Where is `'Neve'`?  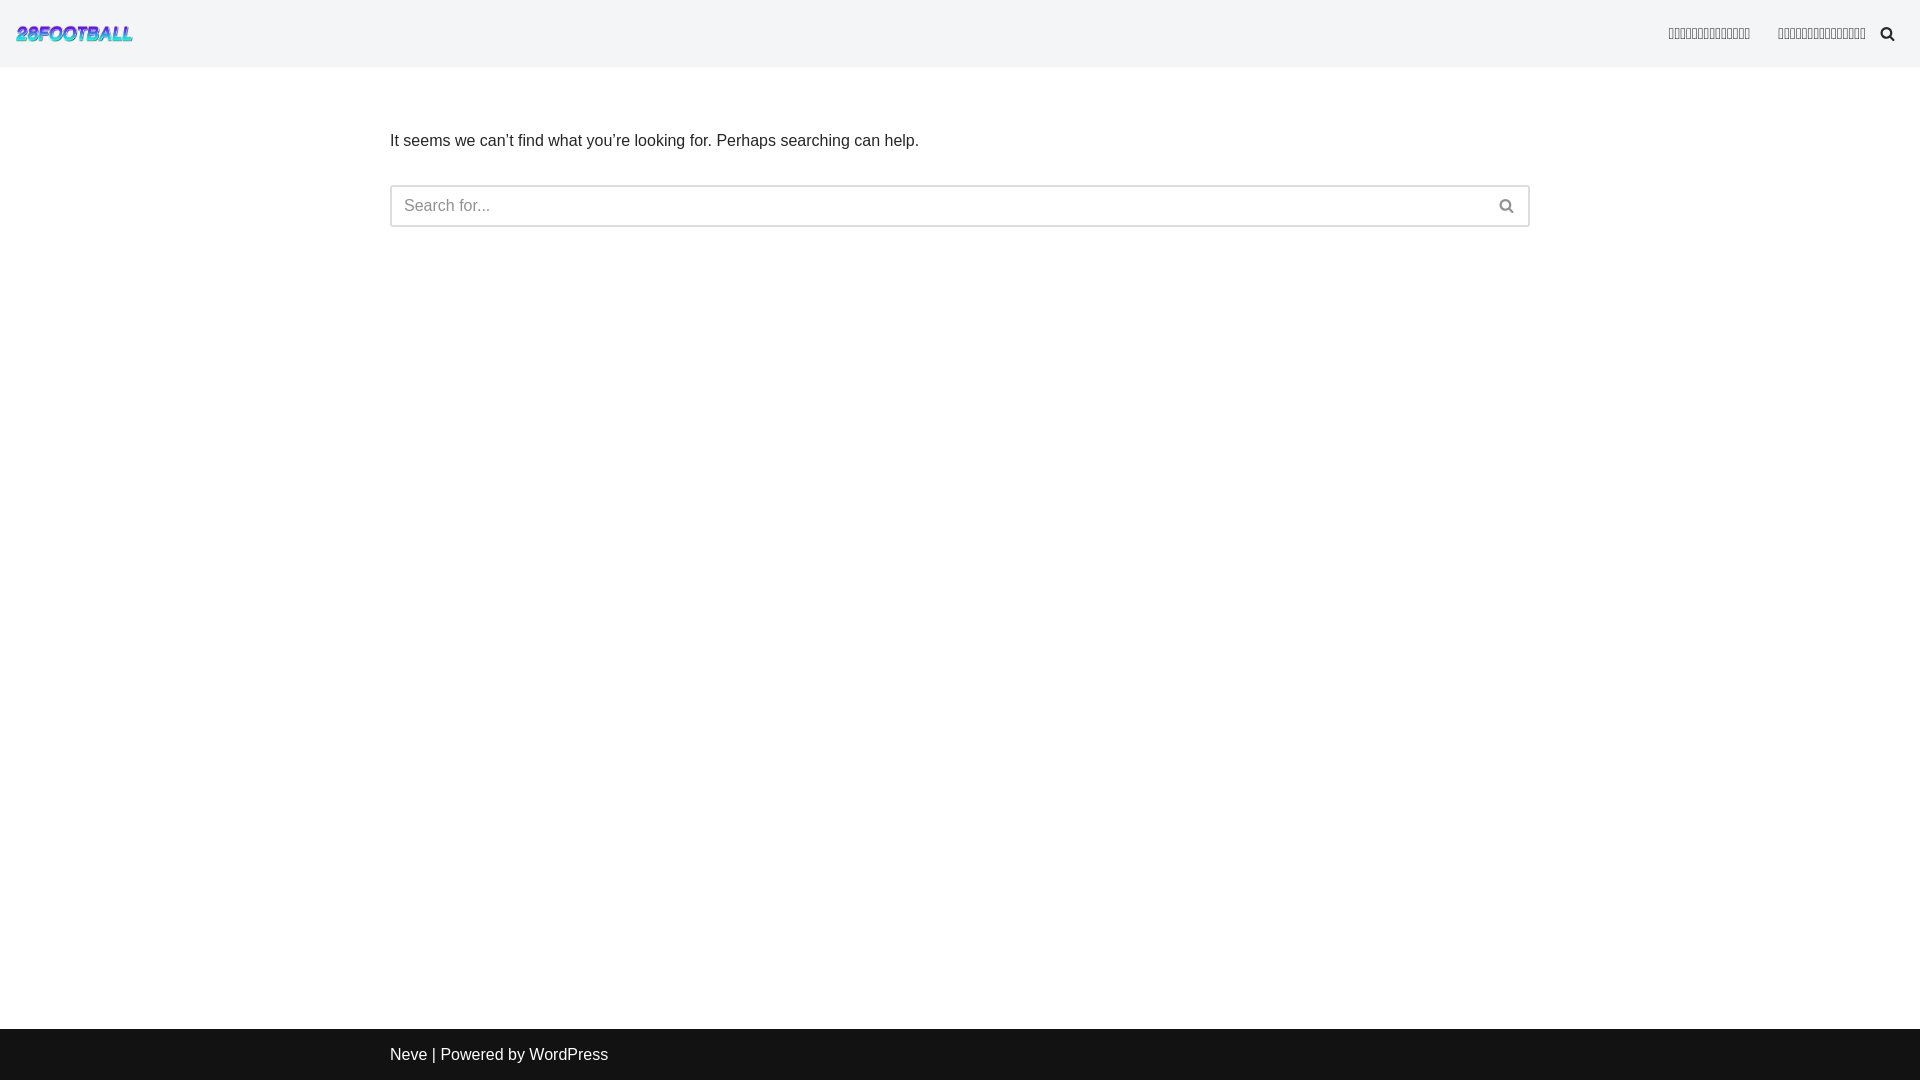 'Neve' is located at coordinates (407, 1053).